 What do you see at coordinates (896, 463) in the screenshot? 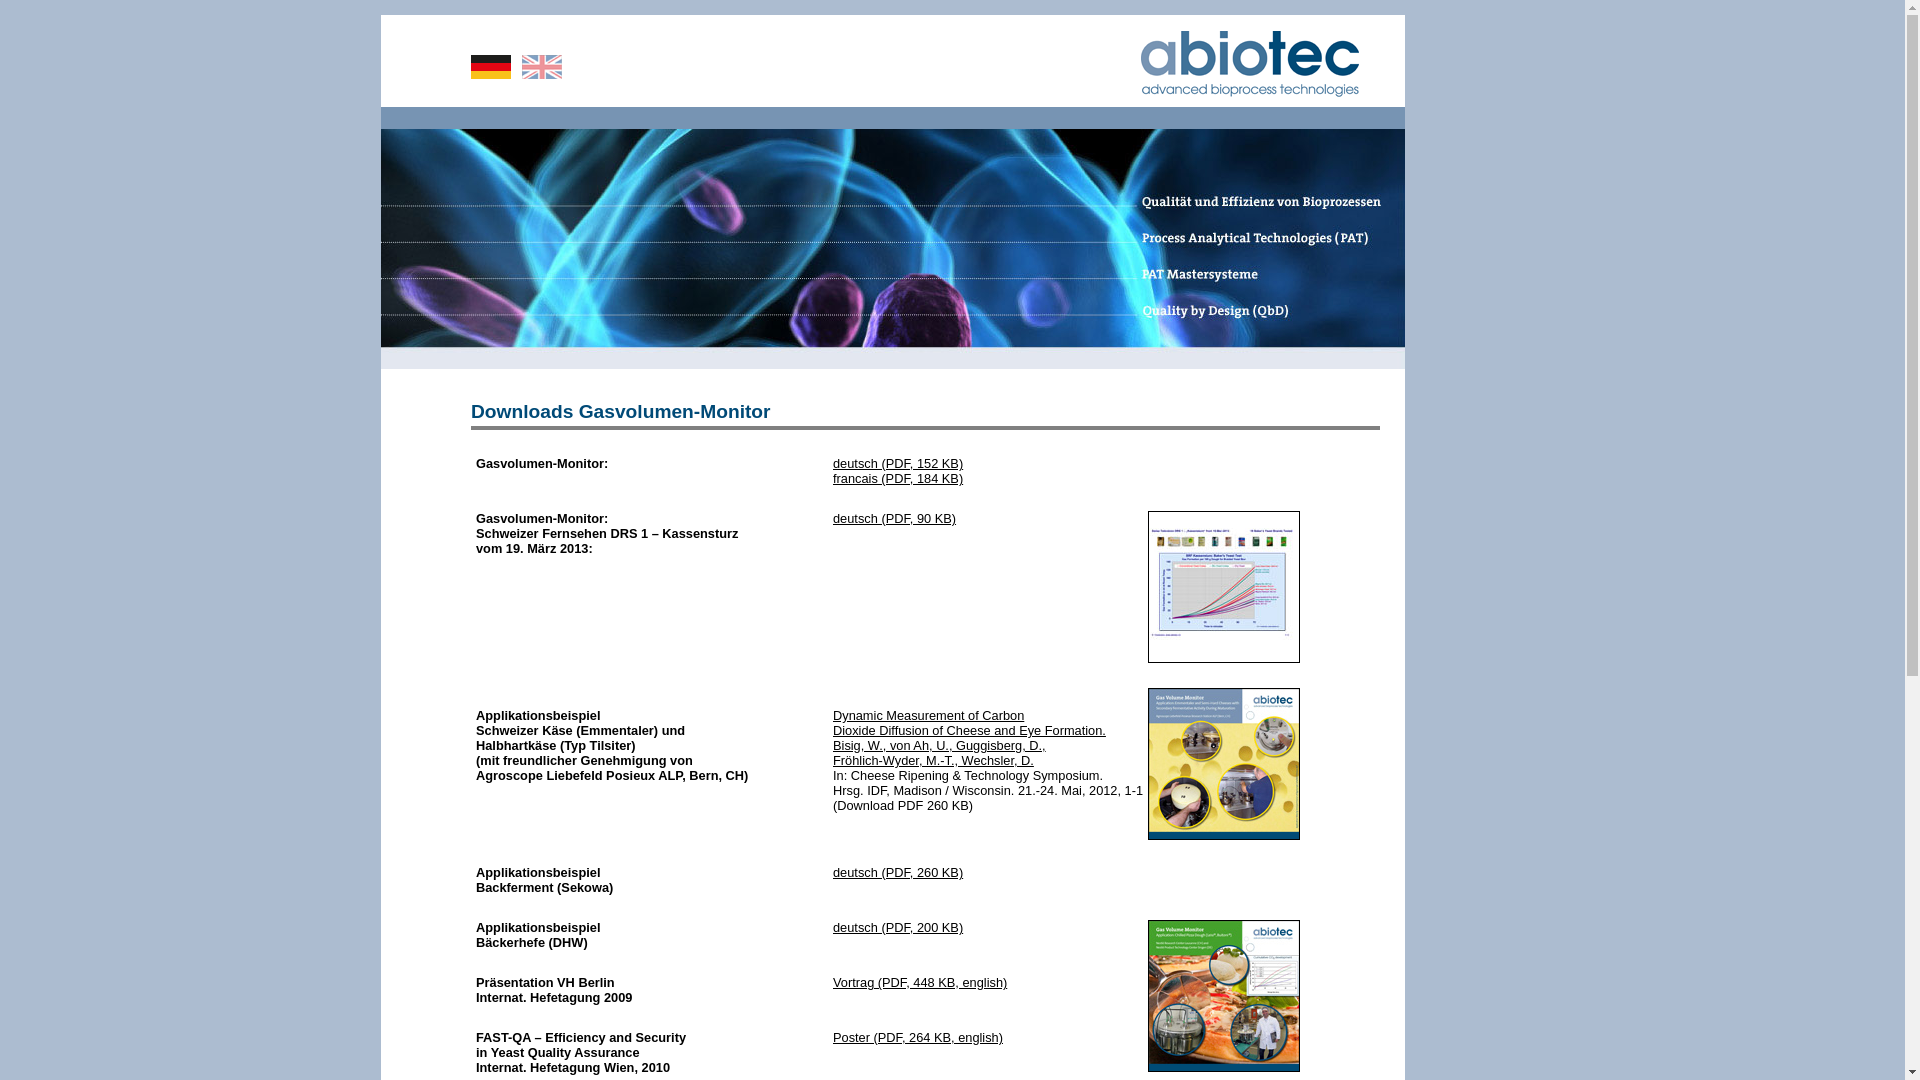
I see `'deutsch (PDF, 152 KB)'` at bounding box center [896, 463].